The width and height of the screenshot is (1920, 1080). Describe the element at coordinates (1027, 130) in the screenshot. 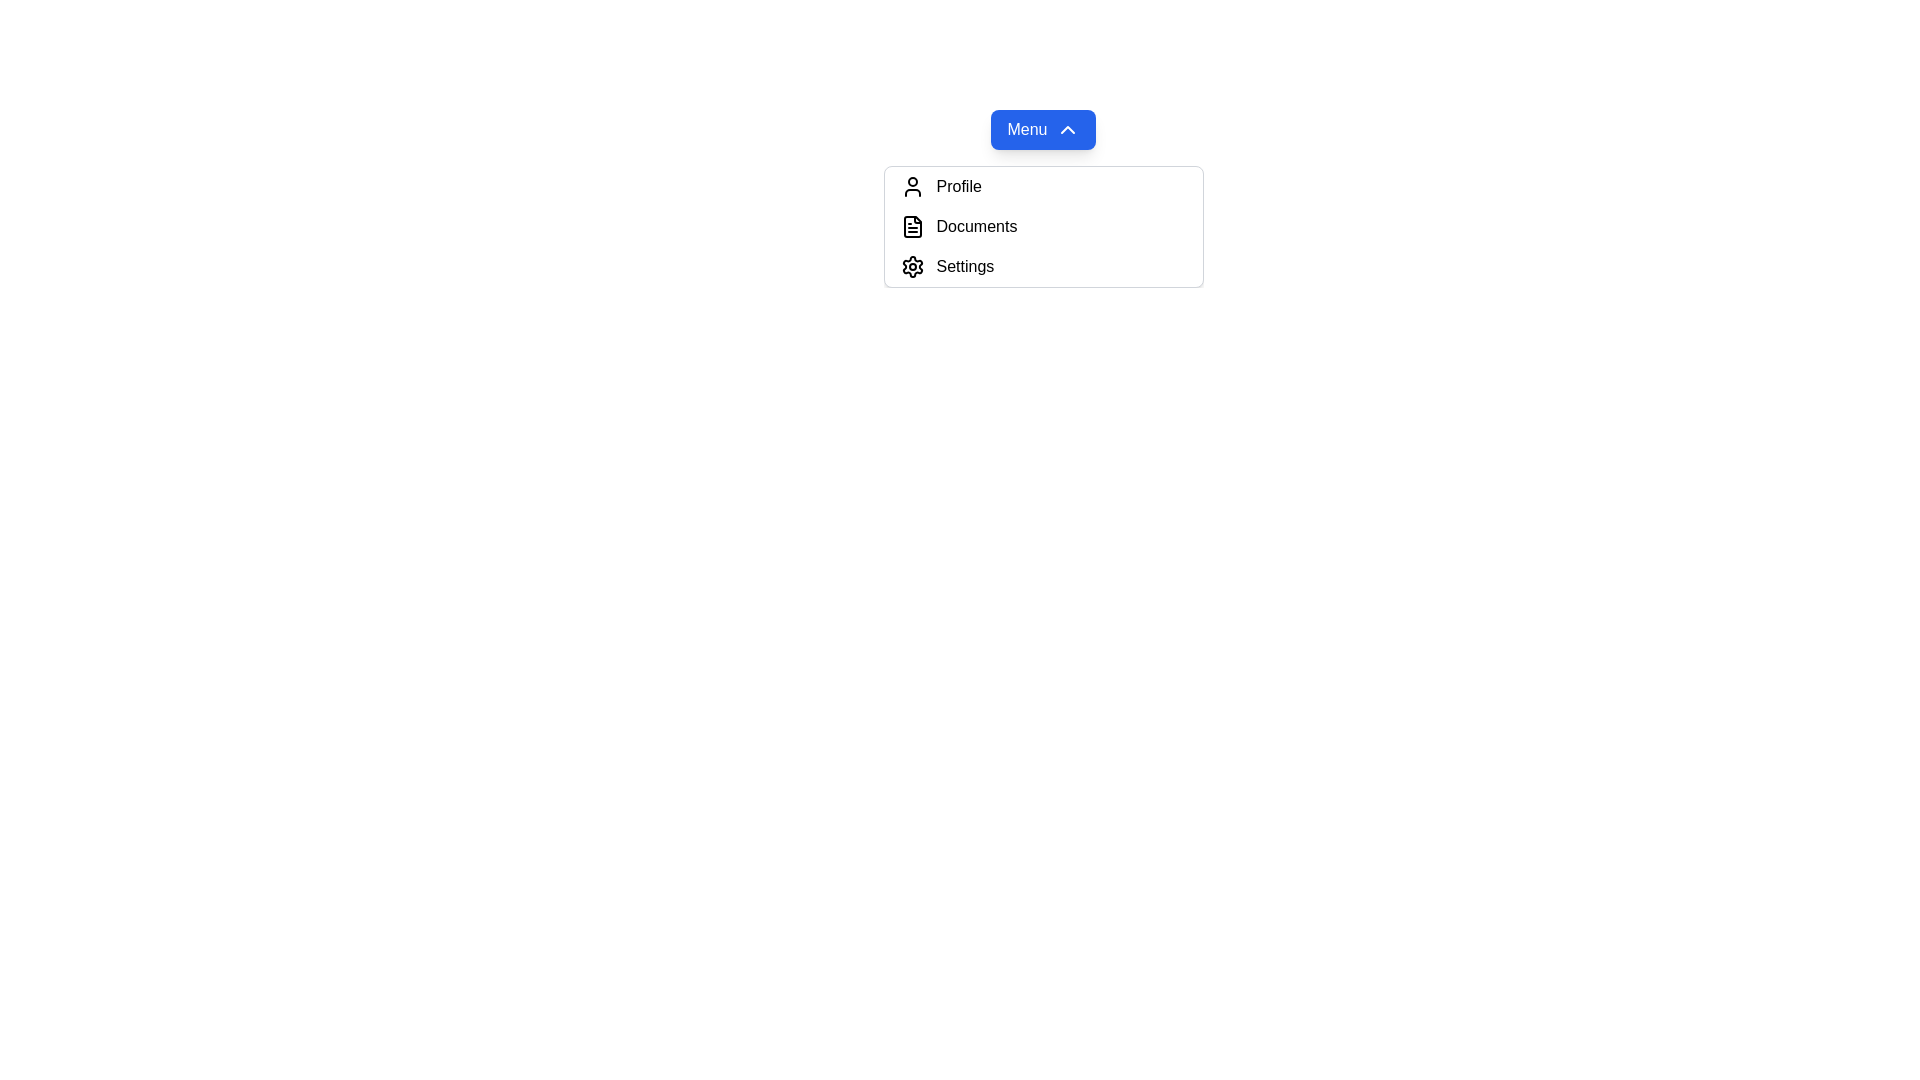

I see `the 'Menu' static text label, which is centrally located within a blue rectangular button and aligned to the left of an upward-pointing chevron icon` at that location.